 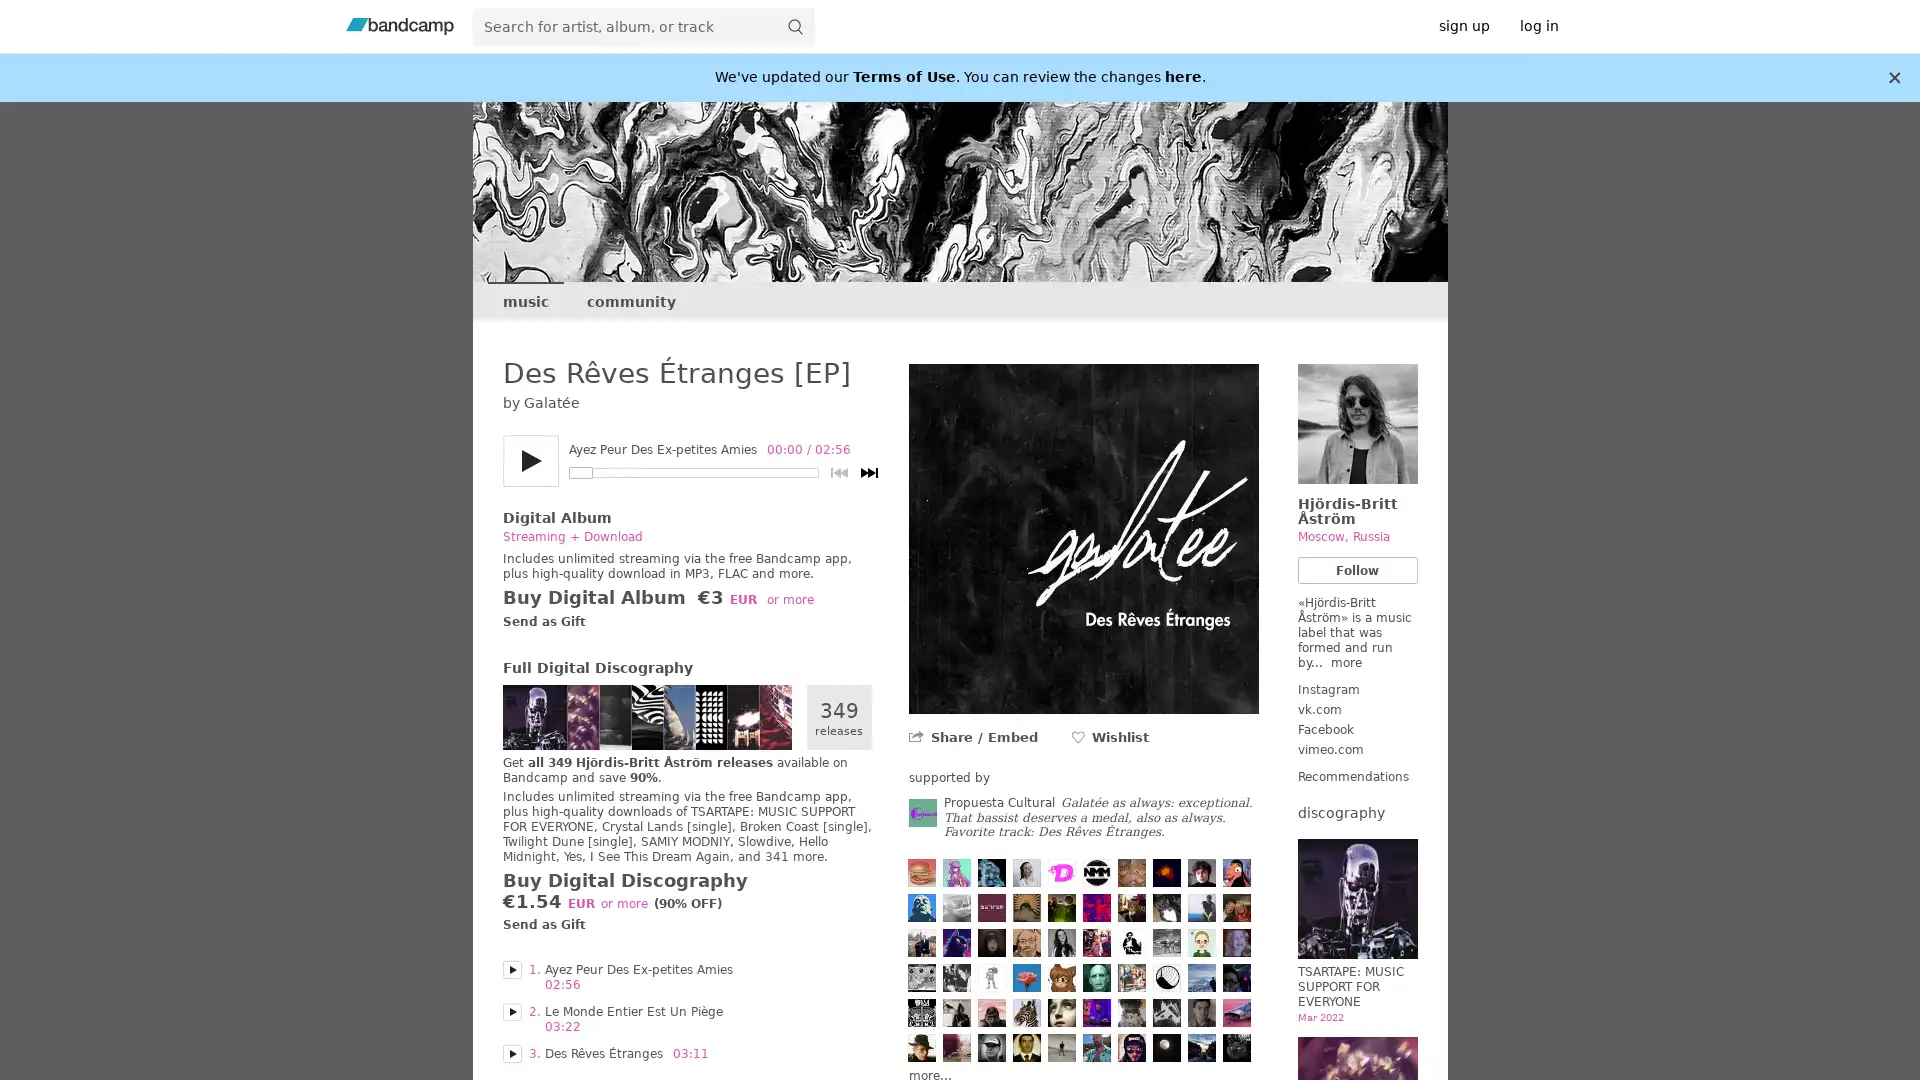 I want to click on Send as Gift, so click(x=543, y=925).